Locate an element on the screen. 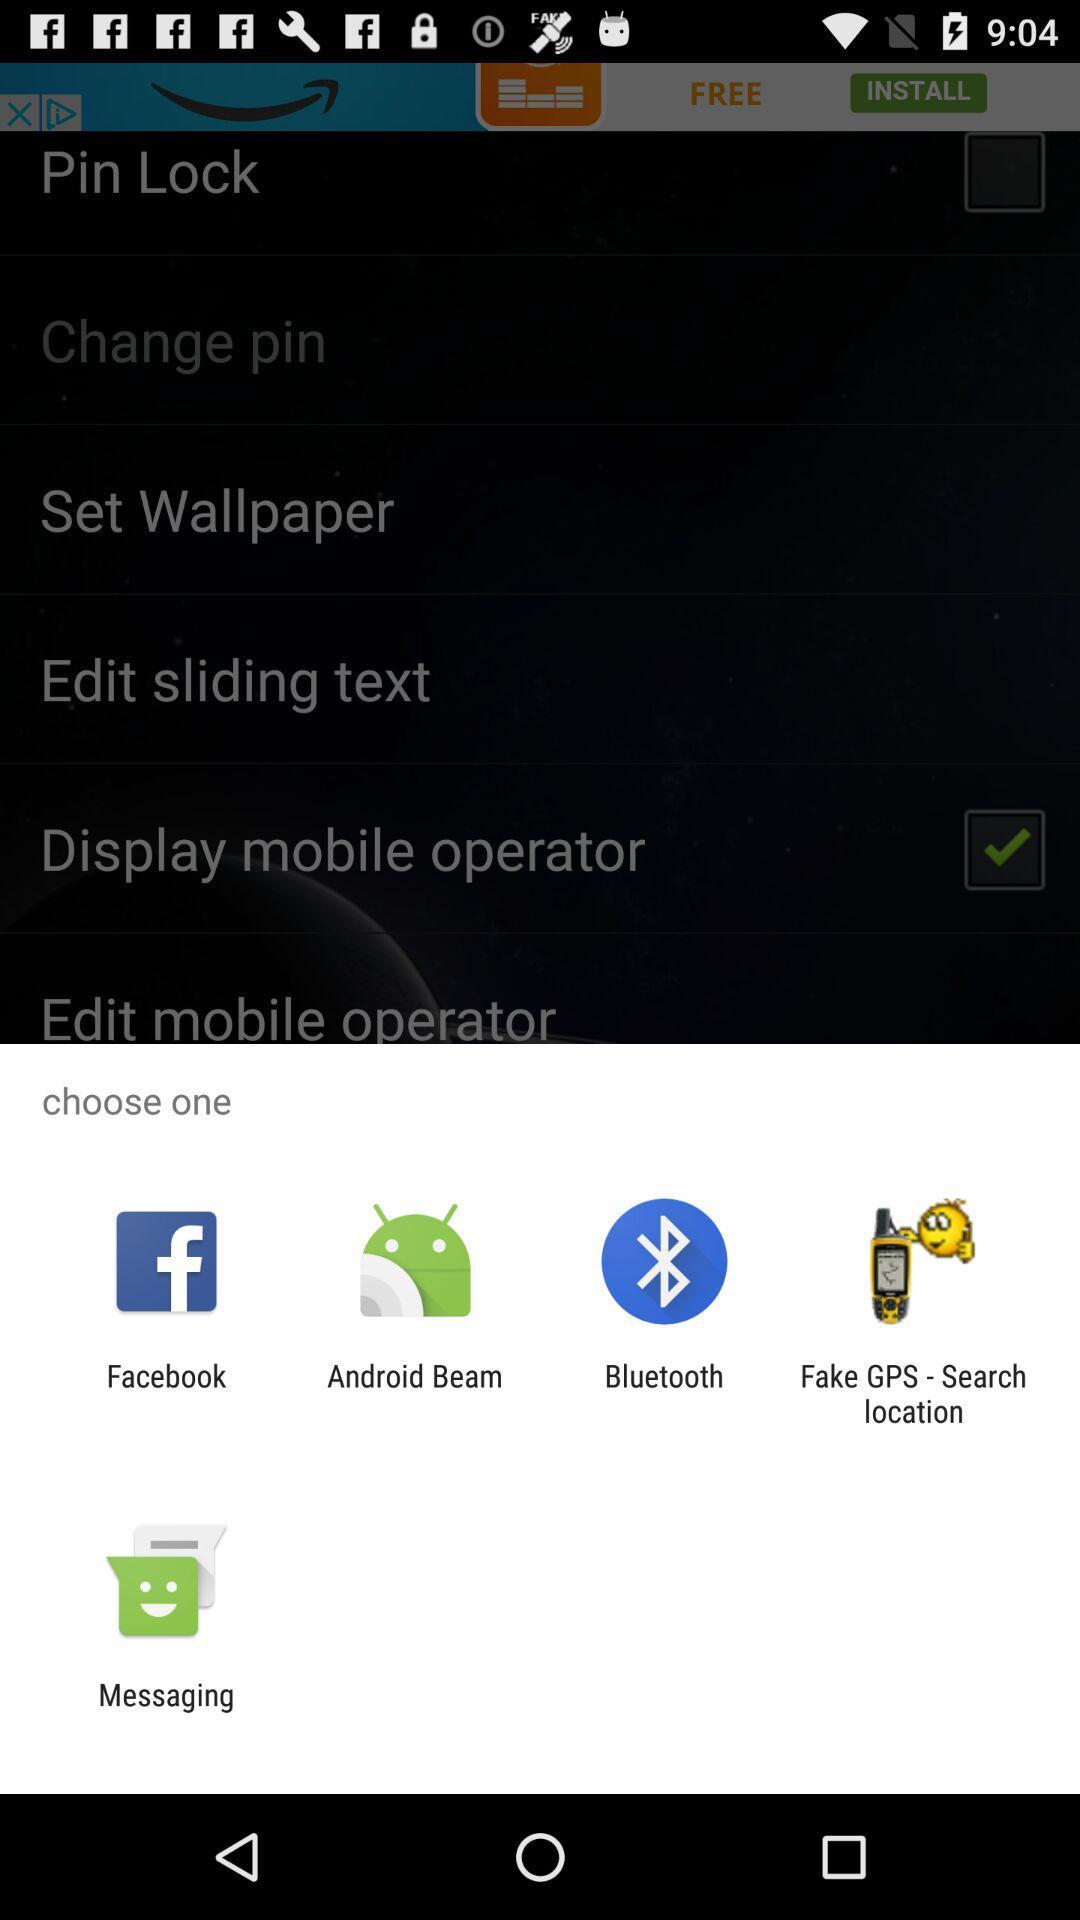 The width and height of the screenshot is (1080, 1920). bluetooth item is located at coordinates (664, 1392).